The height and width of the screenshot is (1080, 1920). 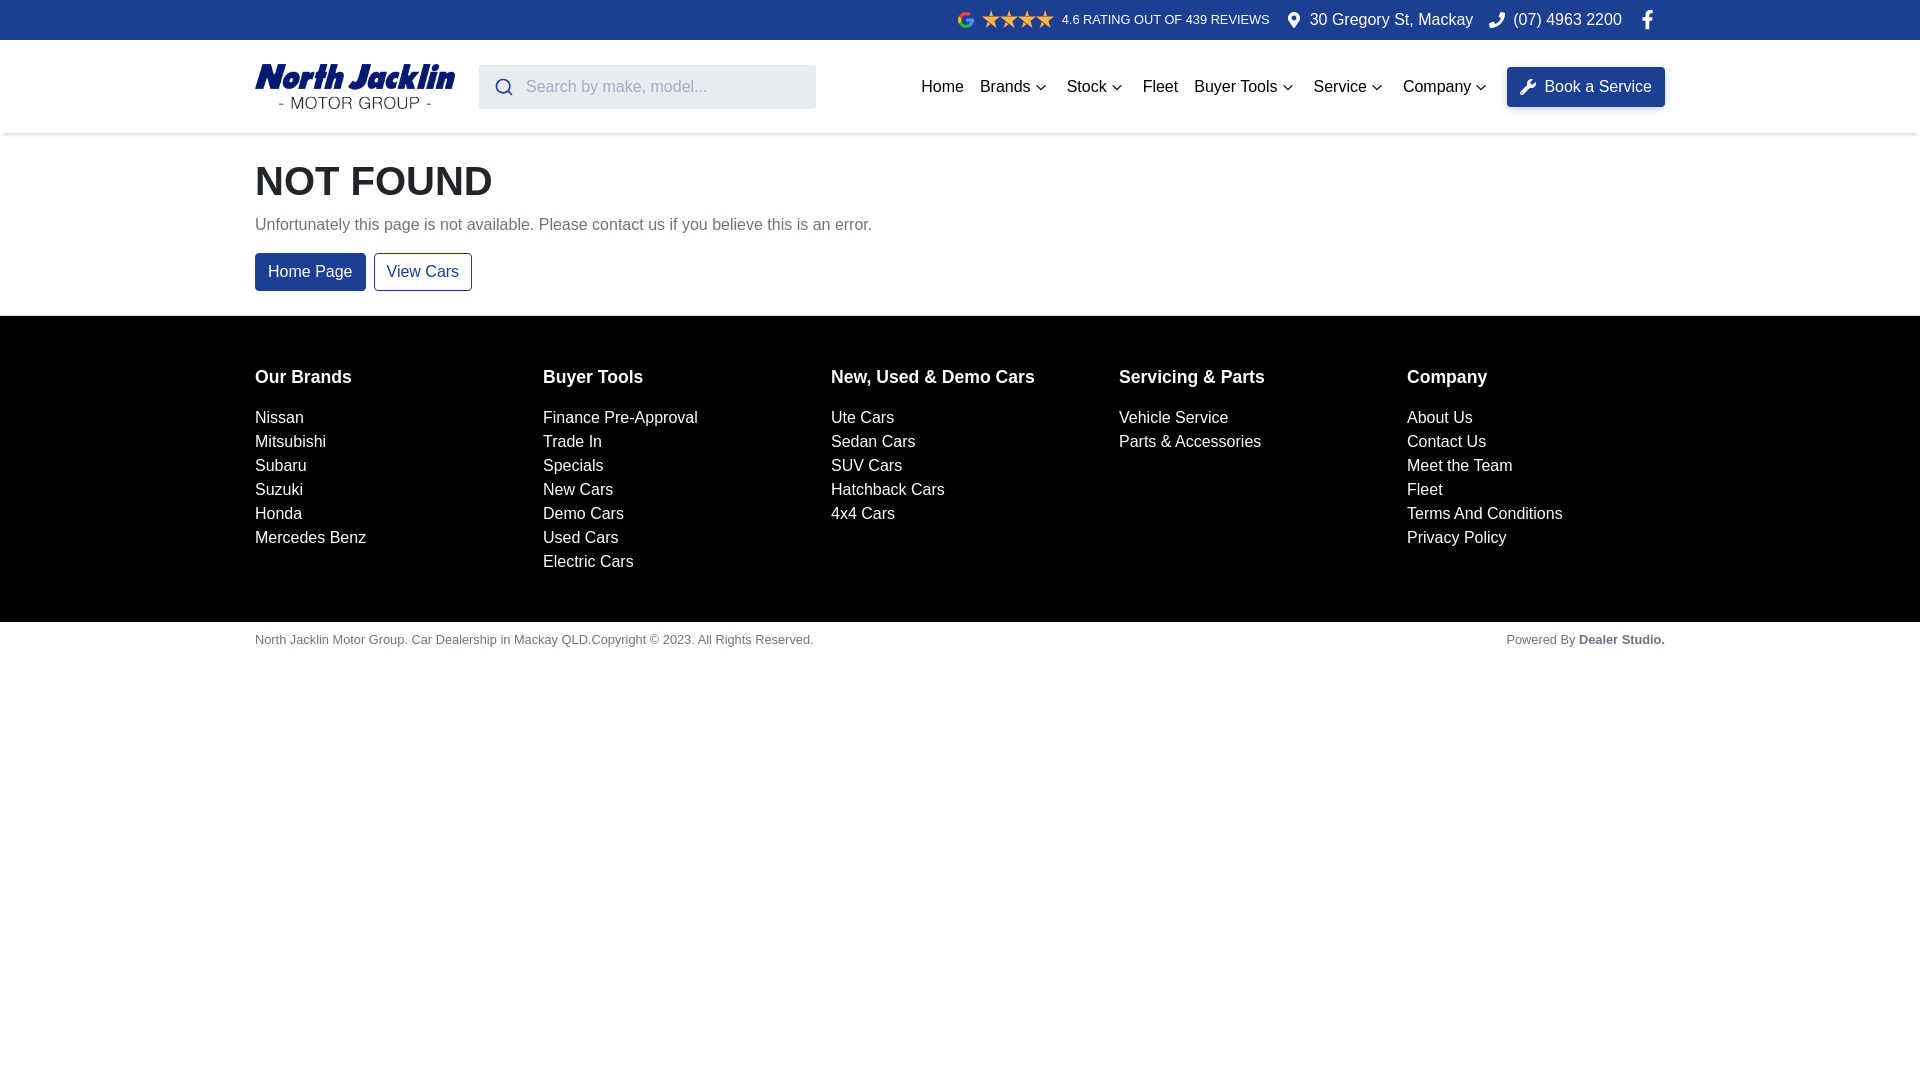 What do you see at coordinates (1015, 84) in the screenshot?
I see `'Brands'` at bounding box center [1015, 84].